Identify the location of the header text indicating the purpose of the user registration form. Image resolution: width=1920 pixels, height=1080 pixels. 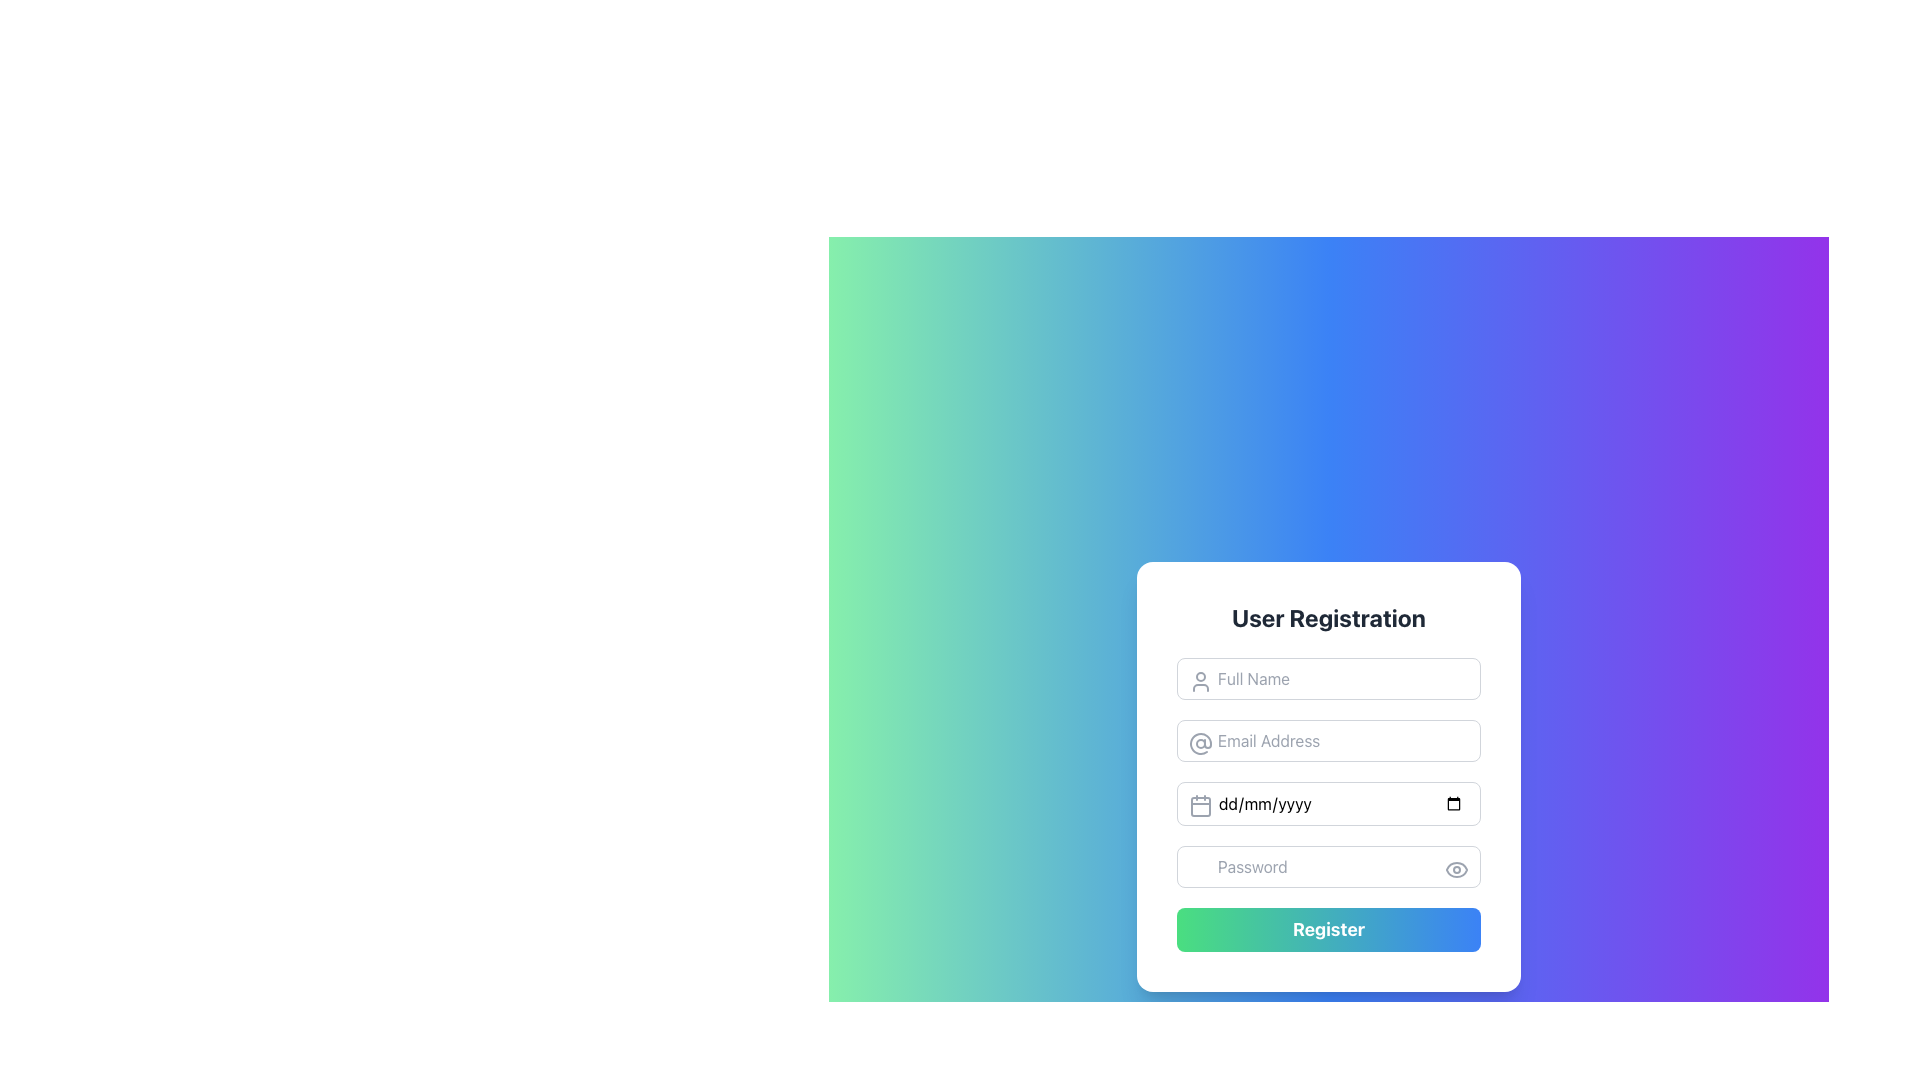
(1329, 616).